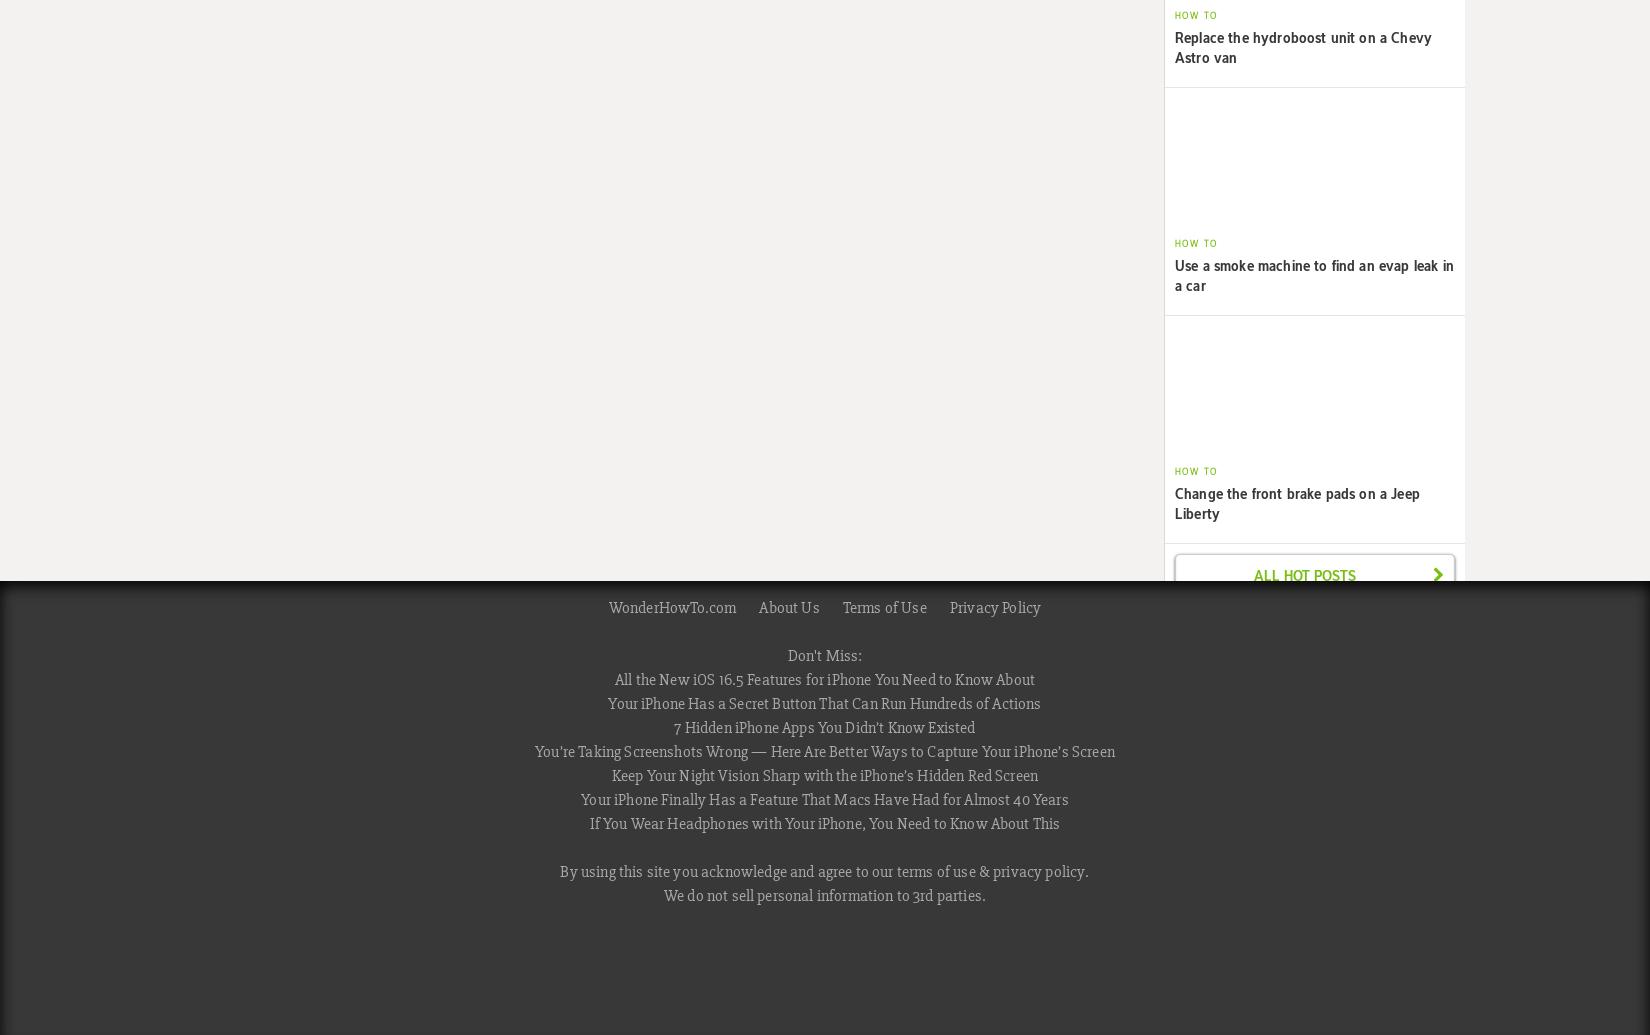  What do you see at coordinates (612, 678) in the screenshot?
I see `'All the New iOS 16.5 Features for iPhone You Need to Know About'` at bounding box center [612, 678].